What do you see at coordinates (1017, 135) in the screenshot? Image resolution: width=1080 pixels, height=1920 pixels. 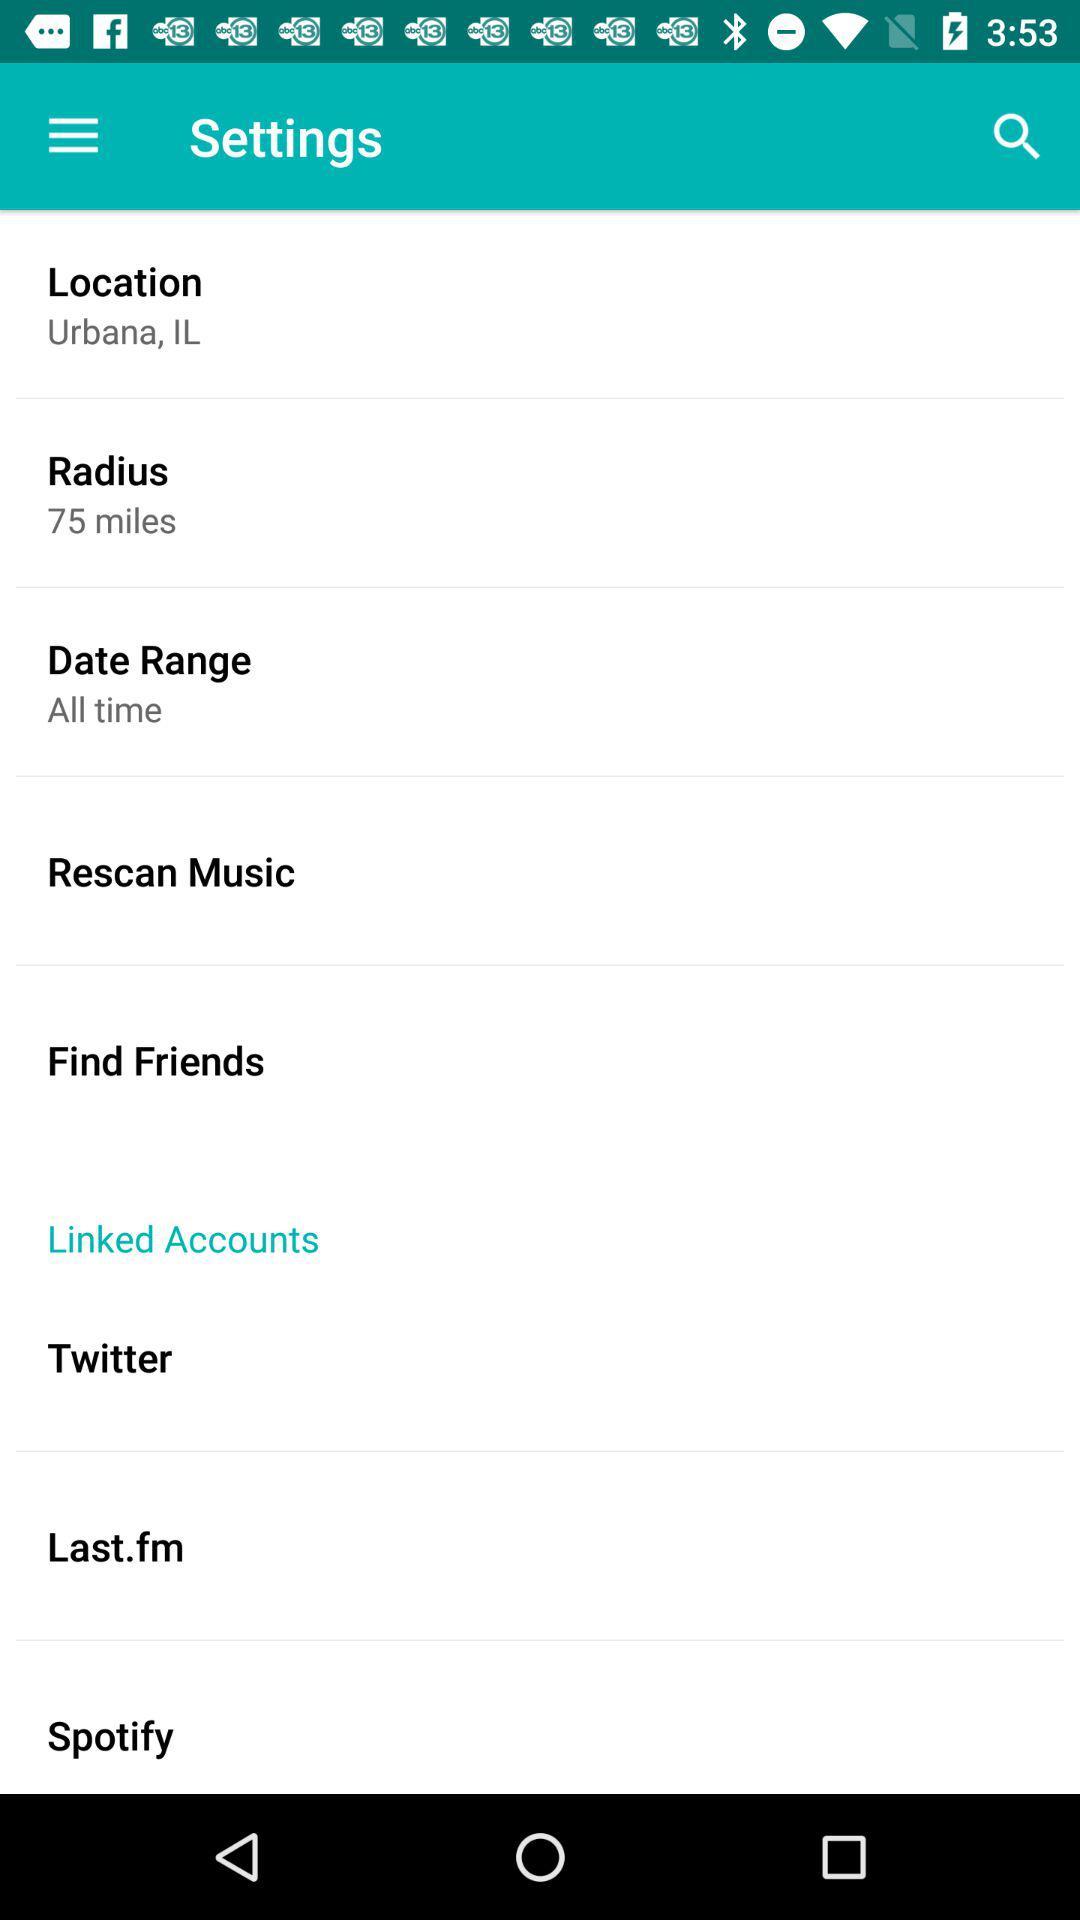 I see `the icon to the right of the settings icon` at bounding box center [1017, 135].